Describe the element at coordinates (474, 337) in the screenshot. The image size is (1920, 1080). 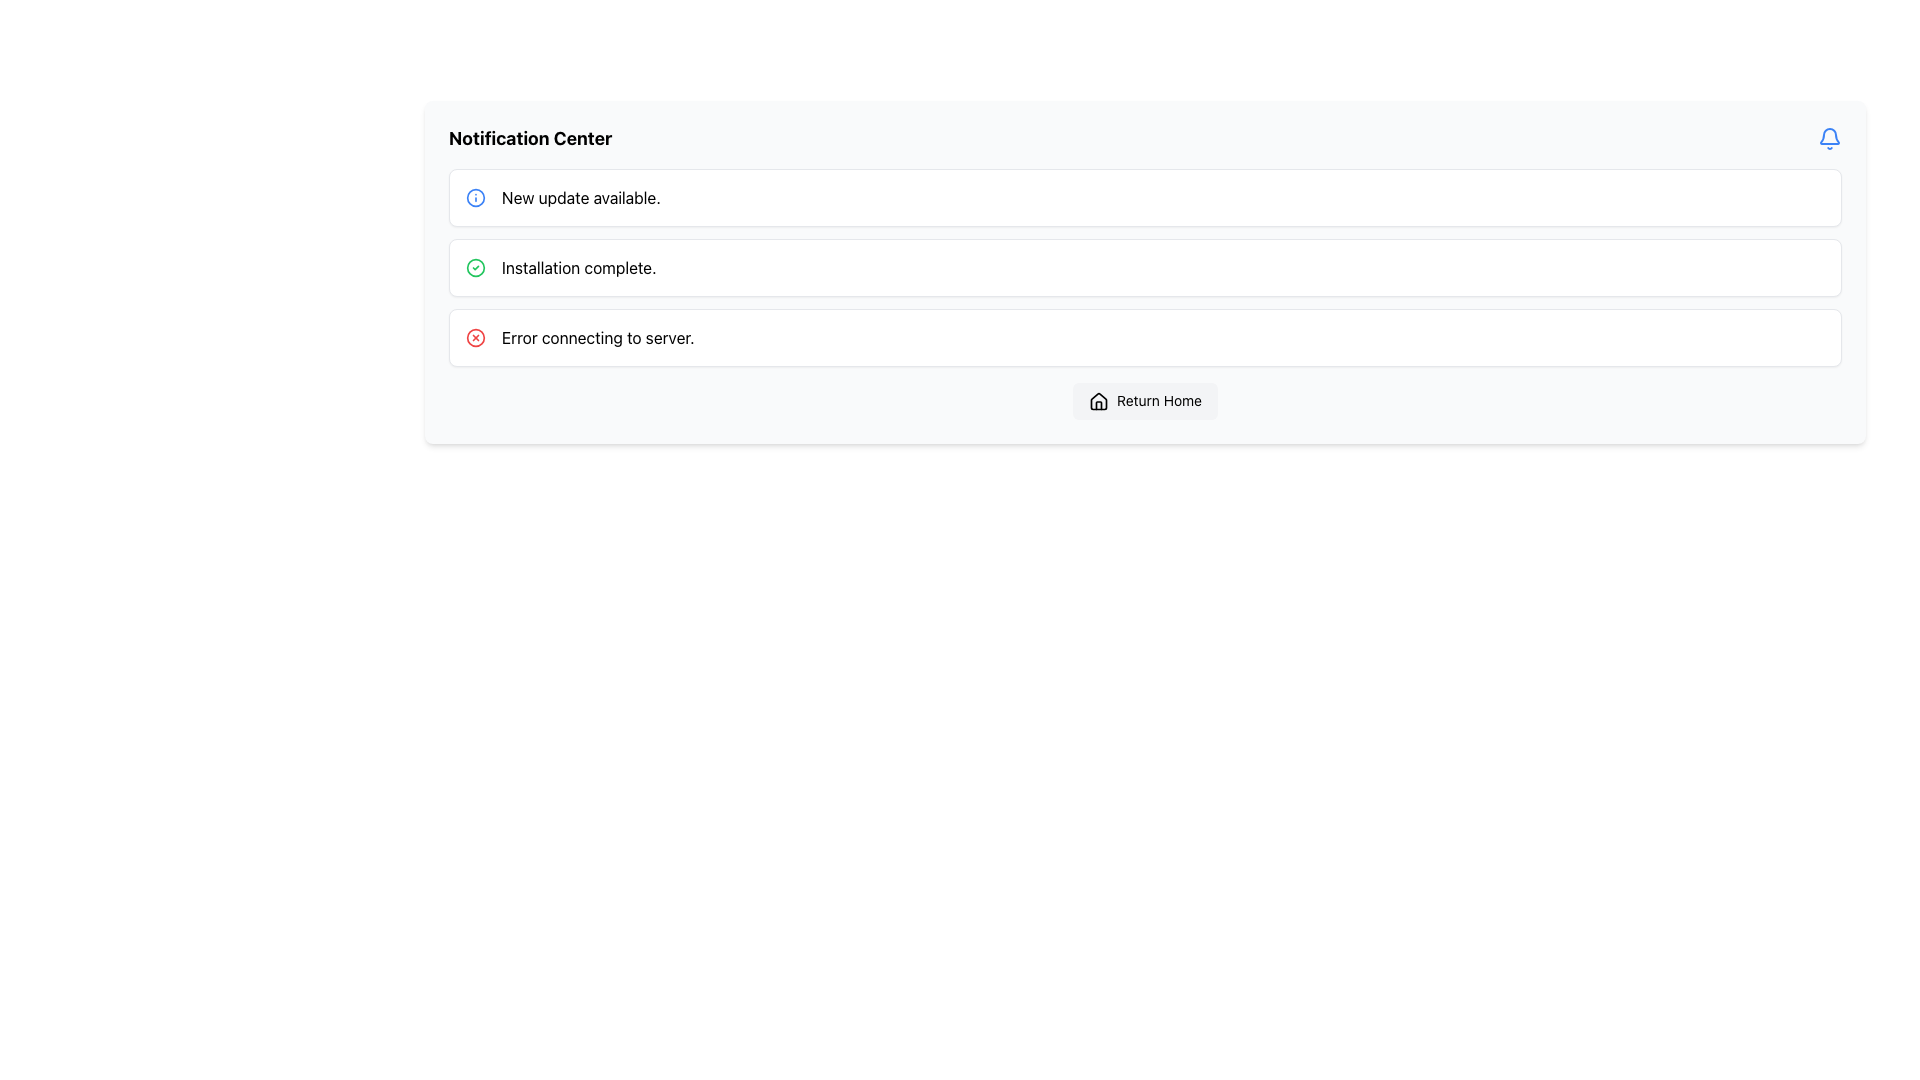
I see `the error indicator icon located in the third notification block next to the text 'Error connecting to server.'` at that location.